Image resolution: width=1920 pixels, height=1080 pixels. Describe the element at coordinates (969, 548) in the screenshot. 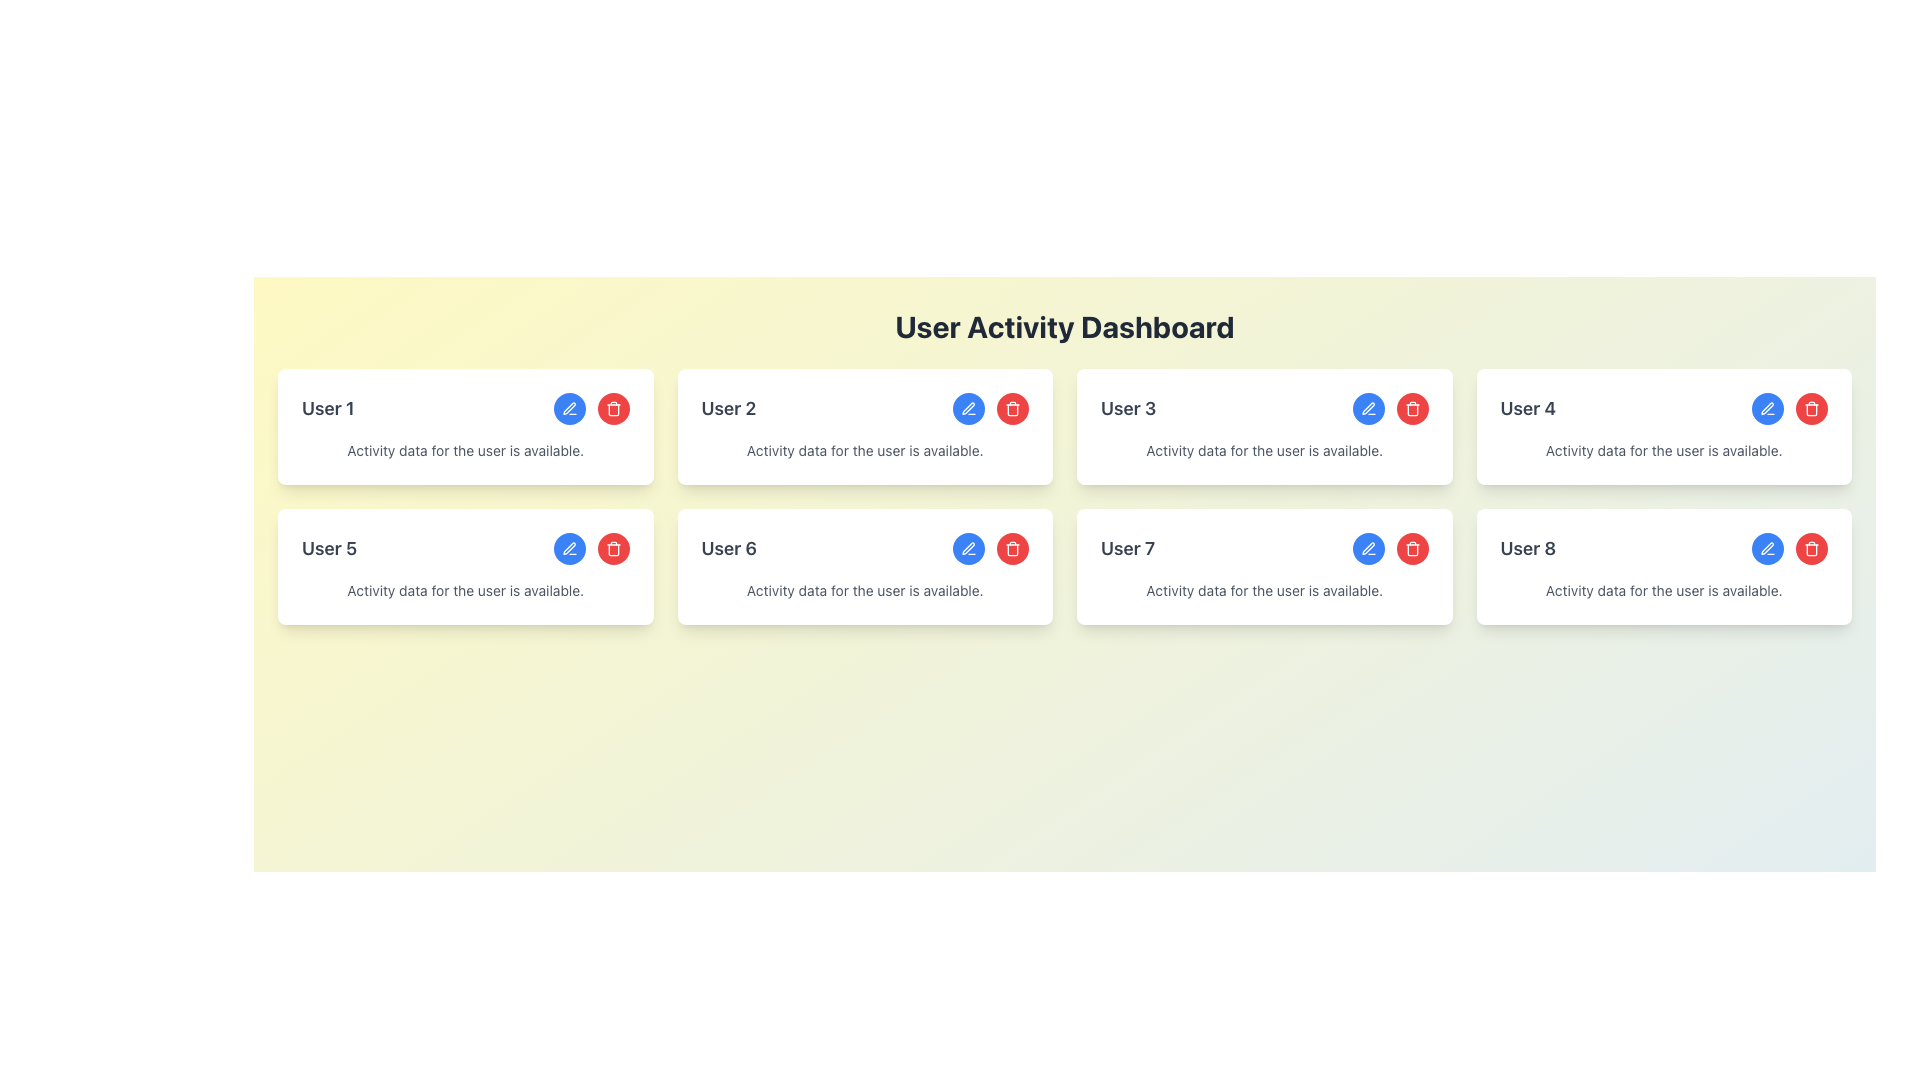

I see `the editing button for 'User 6'` at that location.